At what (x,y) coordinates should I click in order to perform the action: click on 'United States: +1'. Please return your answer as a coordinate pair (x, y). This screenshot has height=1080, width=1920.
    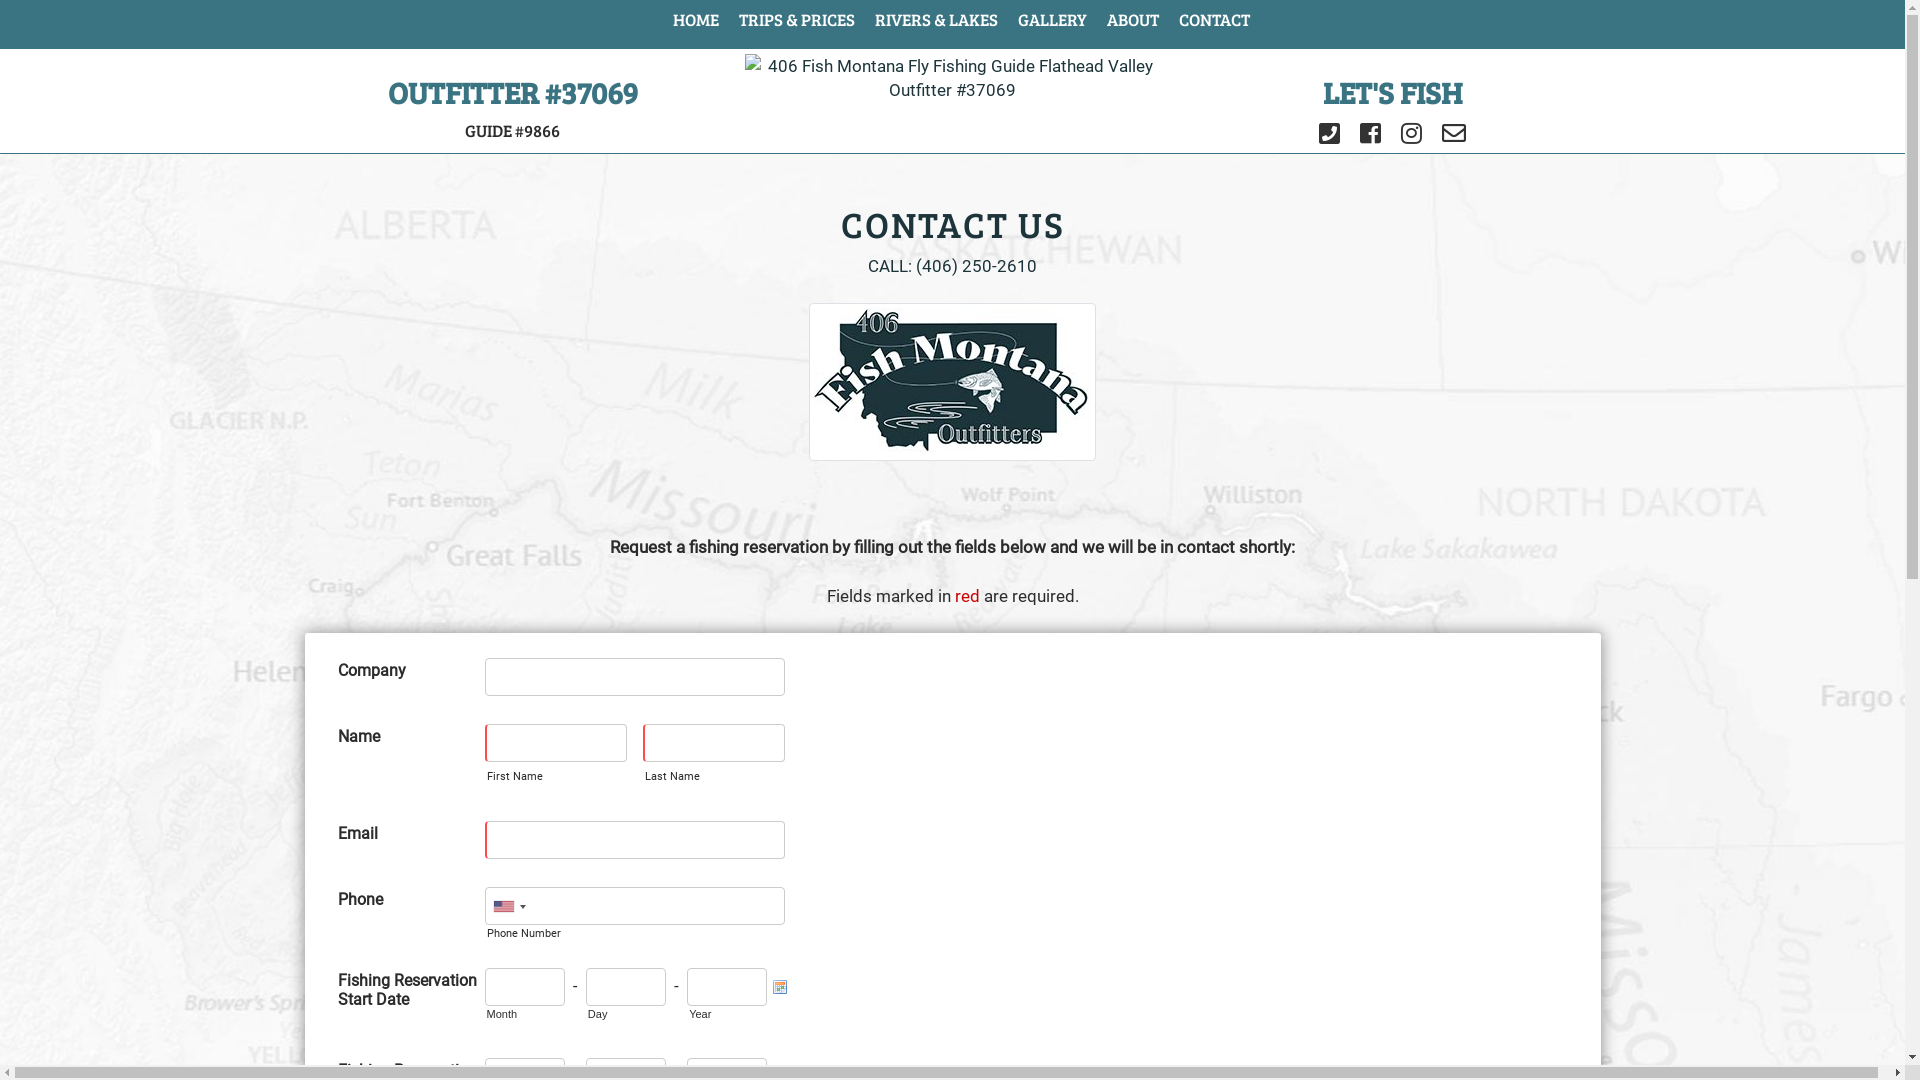
    Looking at the image, I should click on (485, 906).